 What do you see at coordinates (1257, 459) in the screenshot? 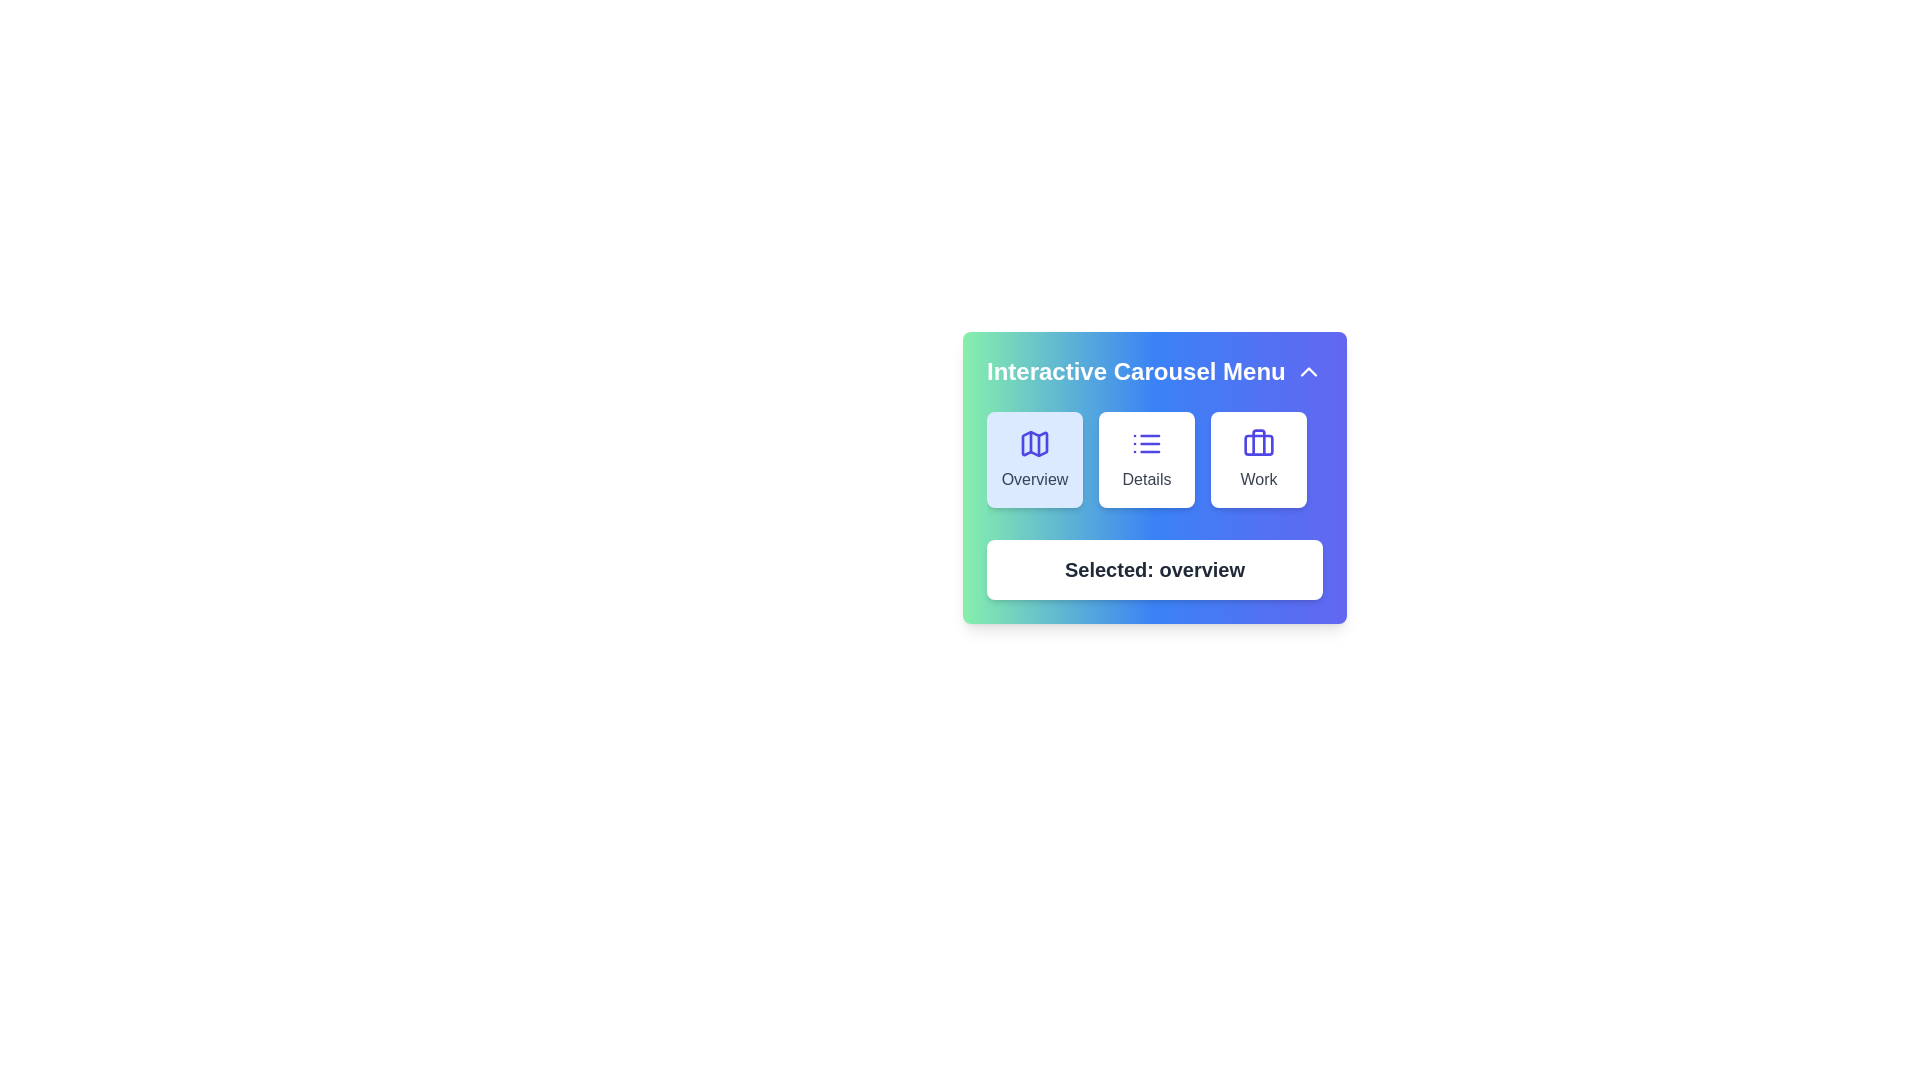
I see `the slide labeled Work from the carousel` at bounding box center [1257, 459].